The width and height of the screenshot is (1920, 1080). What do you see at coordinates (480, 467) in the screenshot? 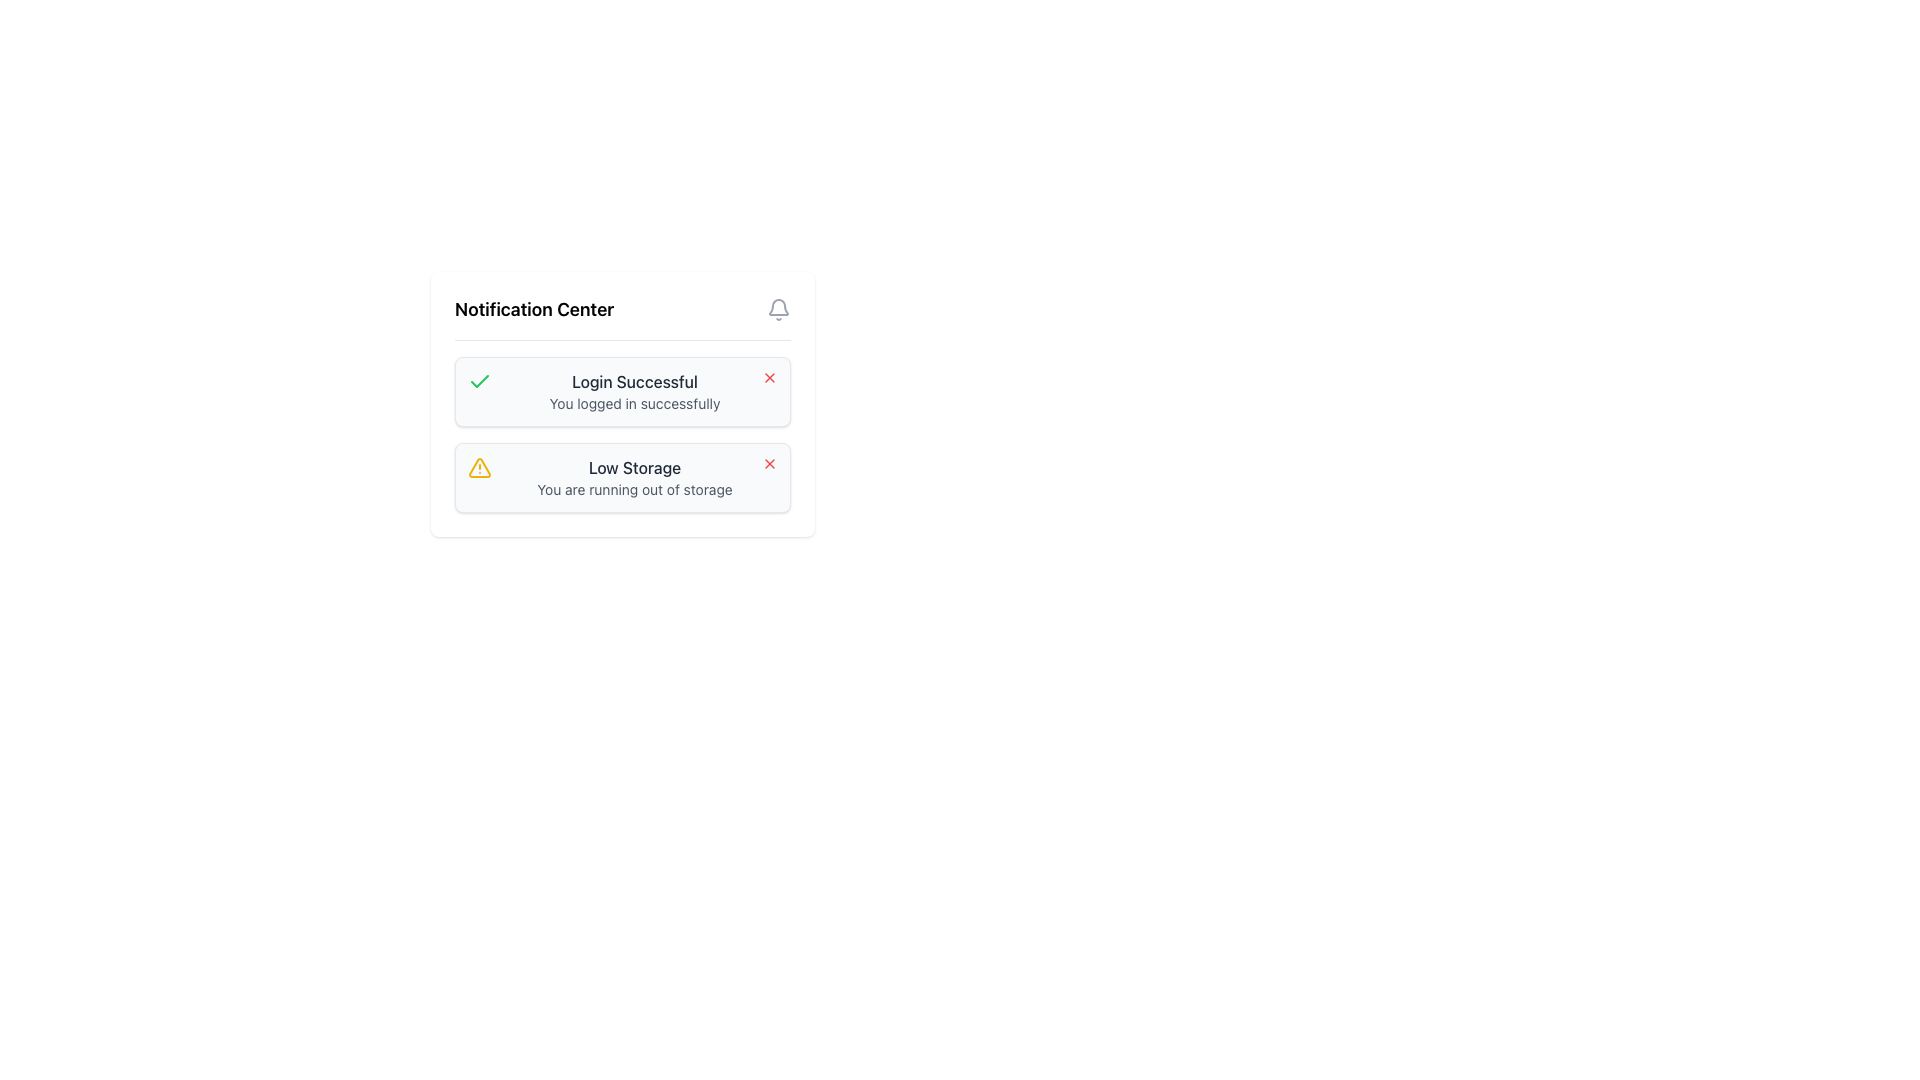
I see `the alert icon indicating low storage located in the left-most section of the notification card titled 'Low Storage'` at bounding box center [480, 467].